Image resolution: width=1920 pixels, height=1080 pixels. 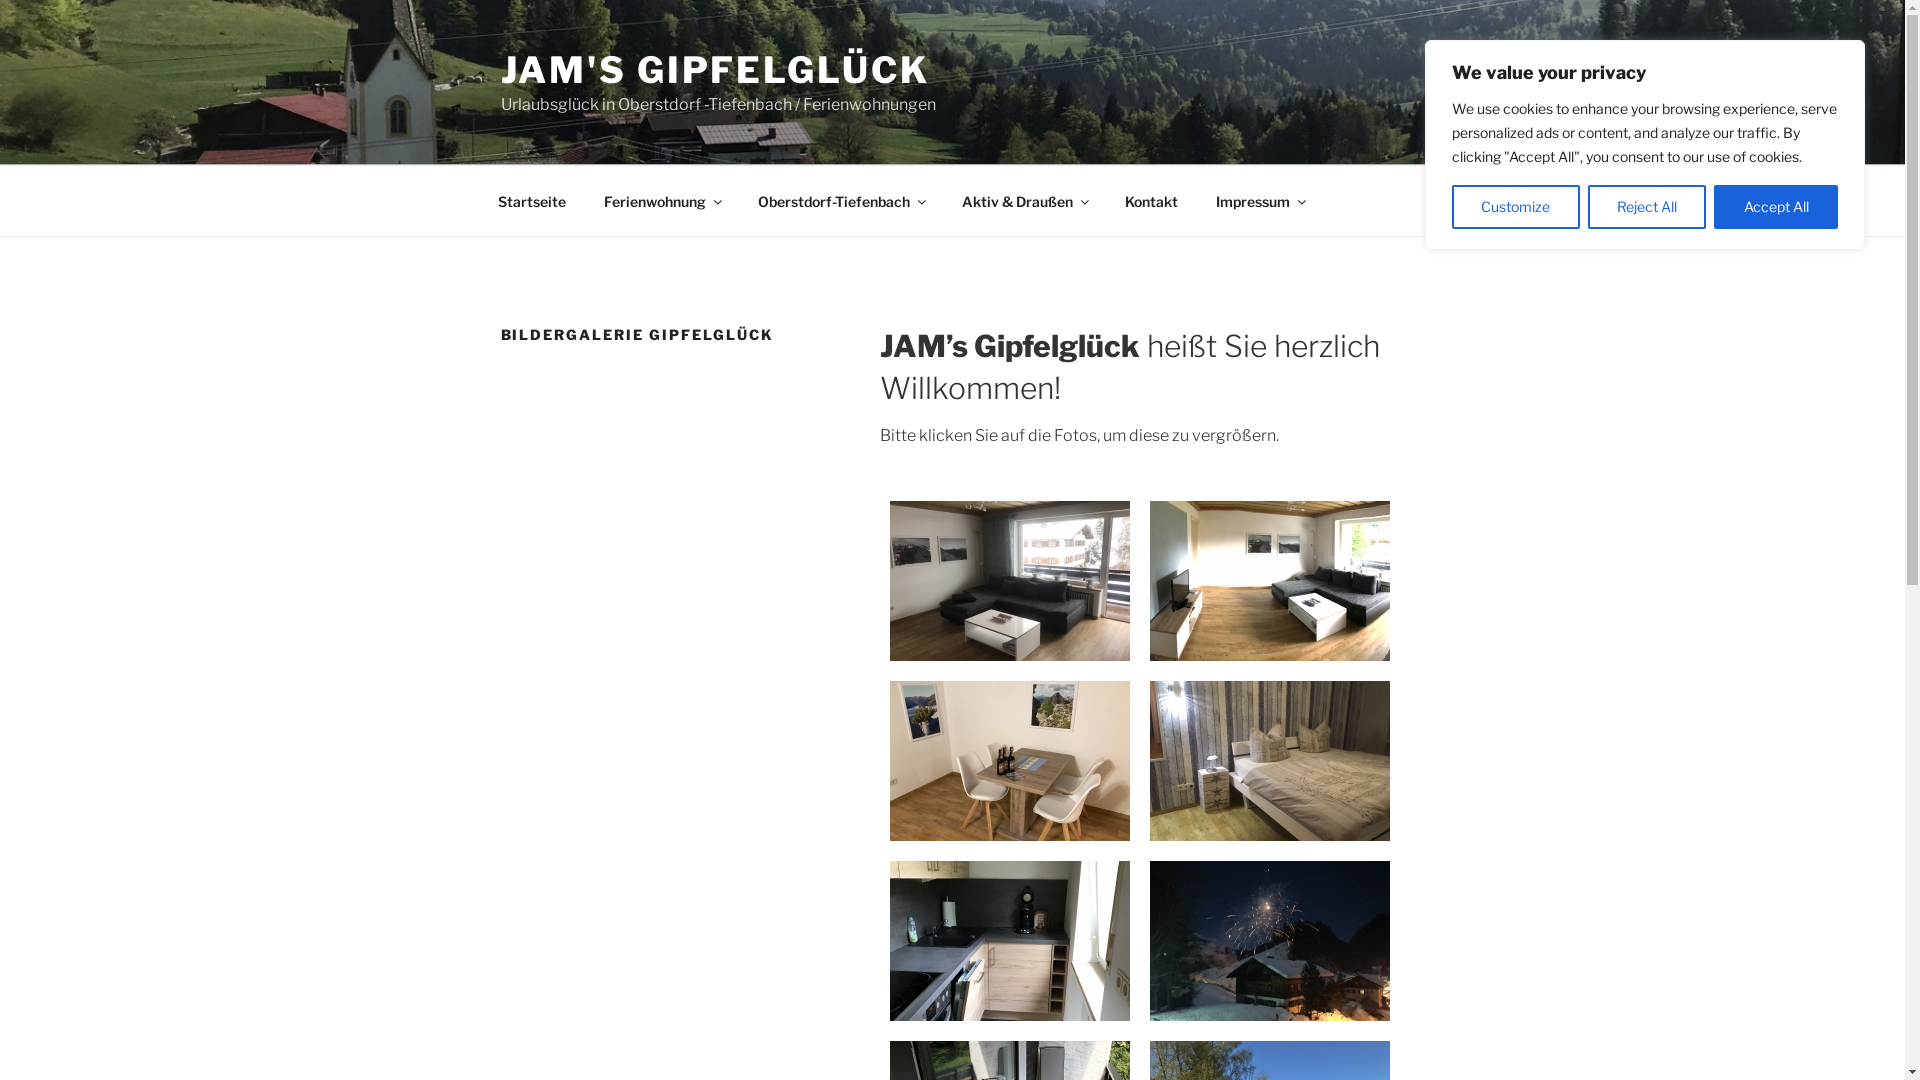 What do you see at coordinates (1516, 207) in the screenshot?
I see `'Customize'` at bounding box center [1516, 207].